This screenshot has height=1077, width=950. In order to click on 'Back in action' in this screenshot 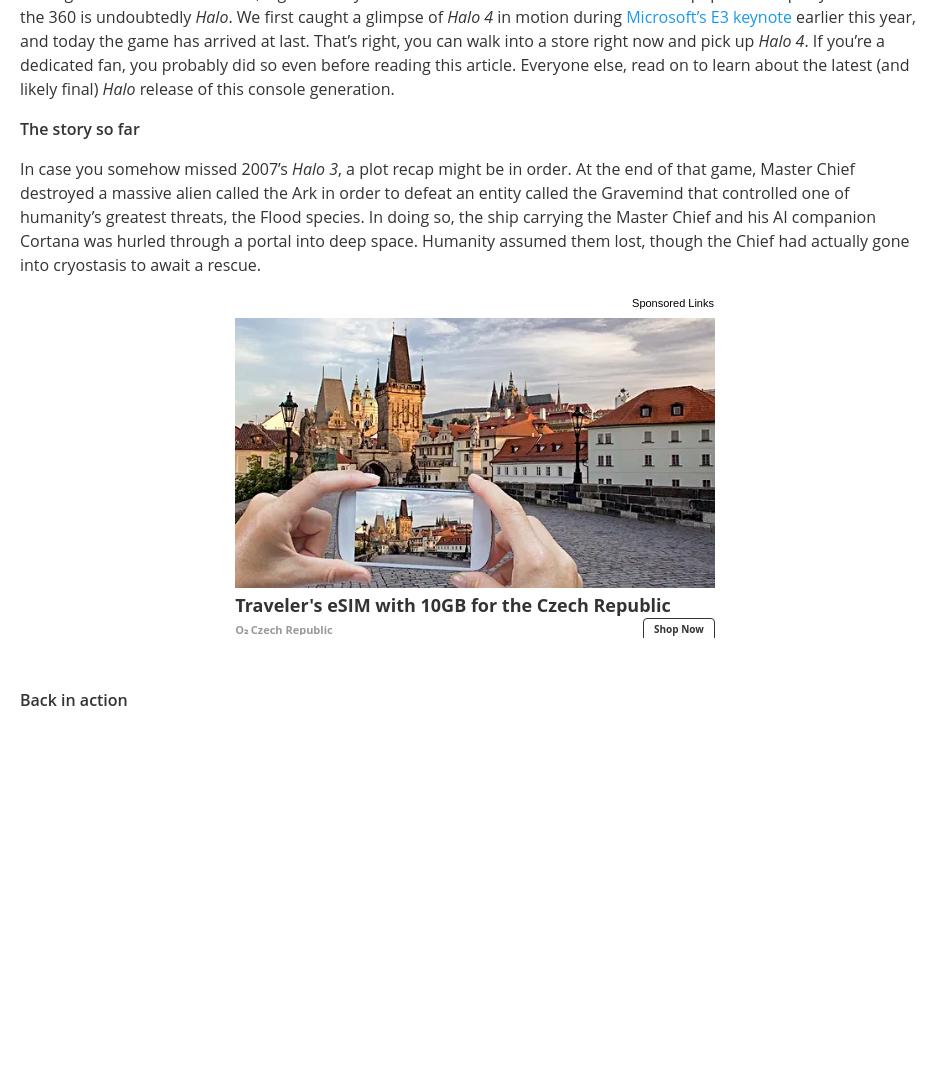, I will do `click(73, 697)`.